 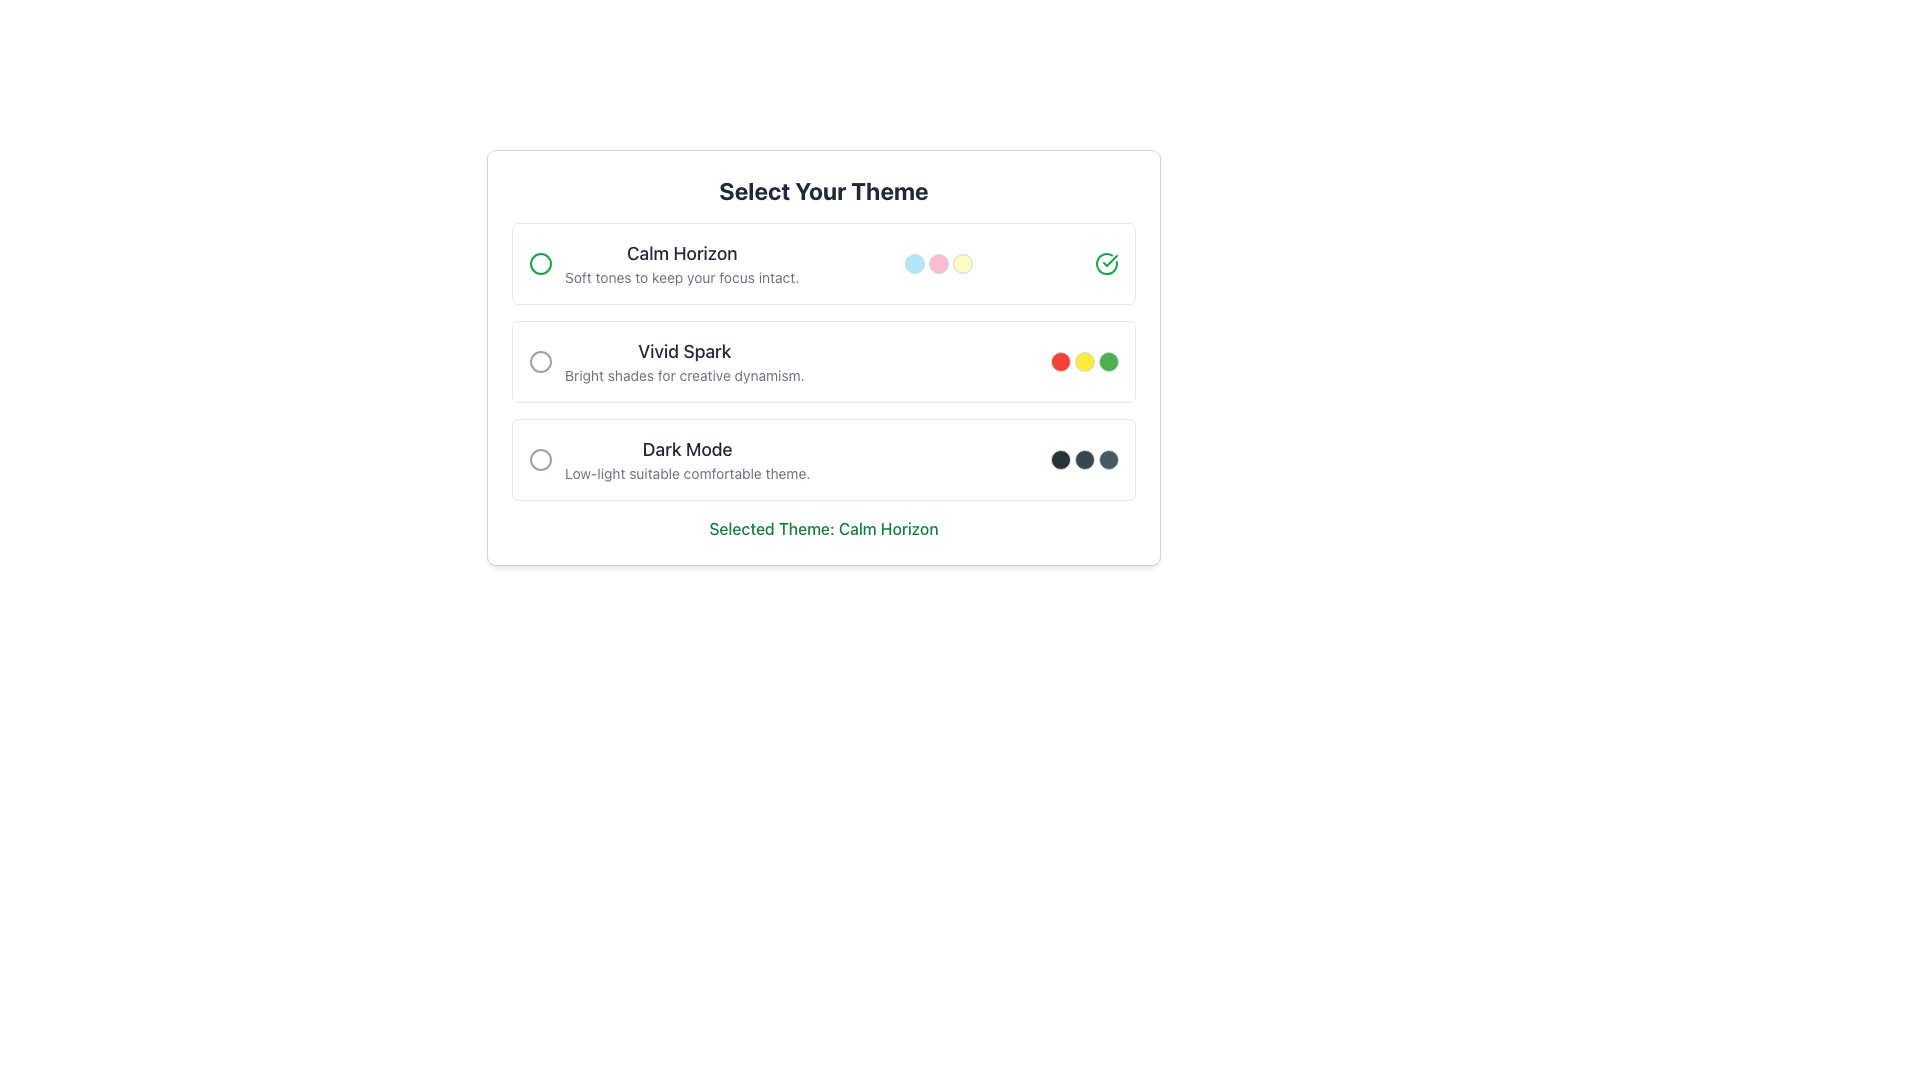 I want to click on the circular icon with a green border, located to the left of the 'Calm Horizon' text in the theme selection interface, so click(x=541, y=262).